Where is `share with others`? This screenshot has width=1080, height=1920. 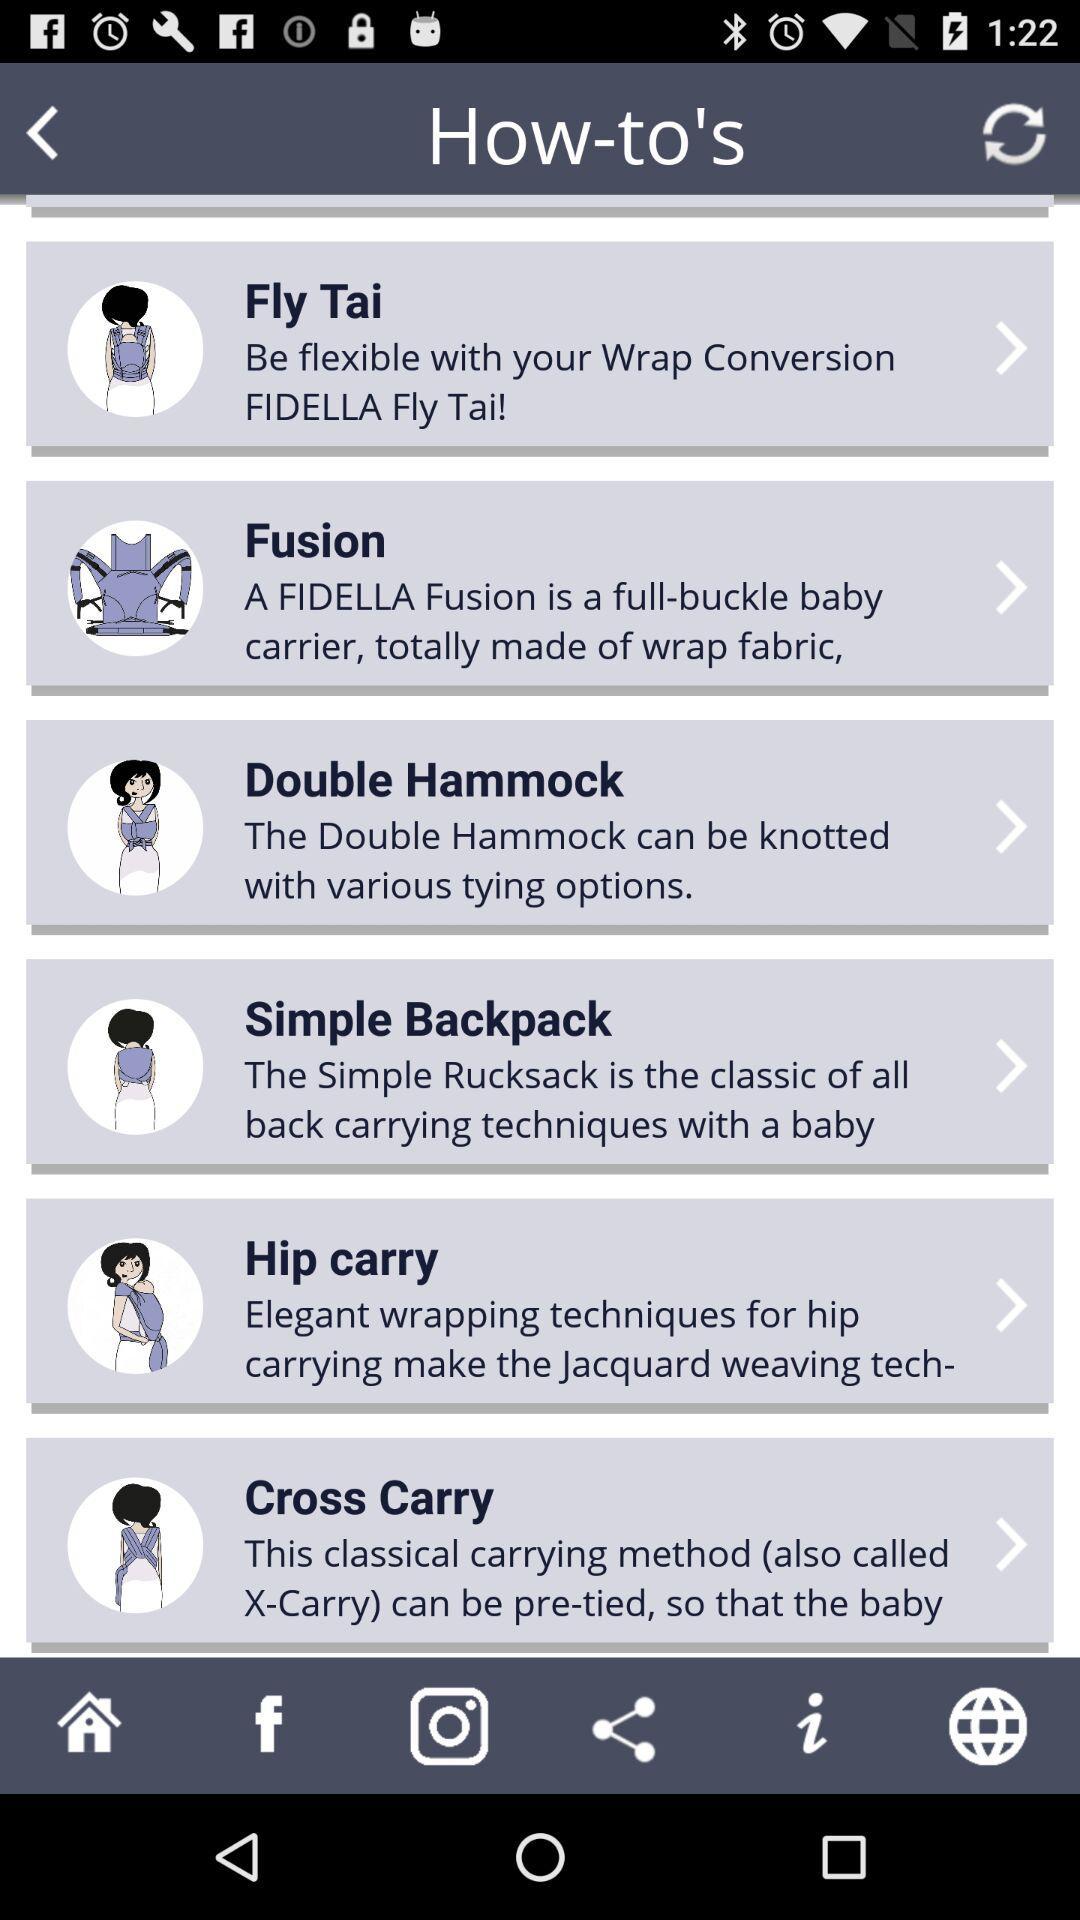 share with others is located at coordinates (628, 1724).